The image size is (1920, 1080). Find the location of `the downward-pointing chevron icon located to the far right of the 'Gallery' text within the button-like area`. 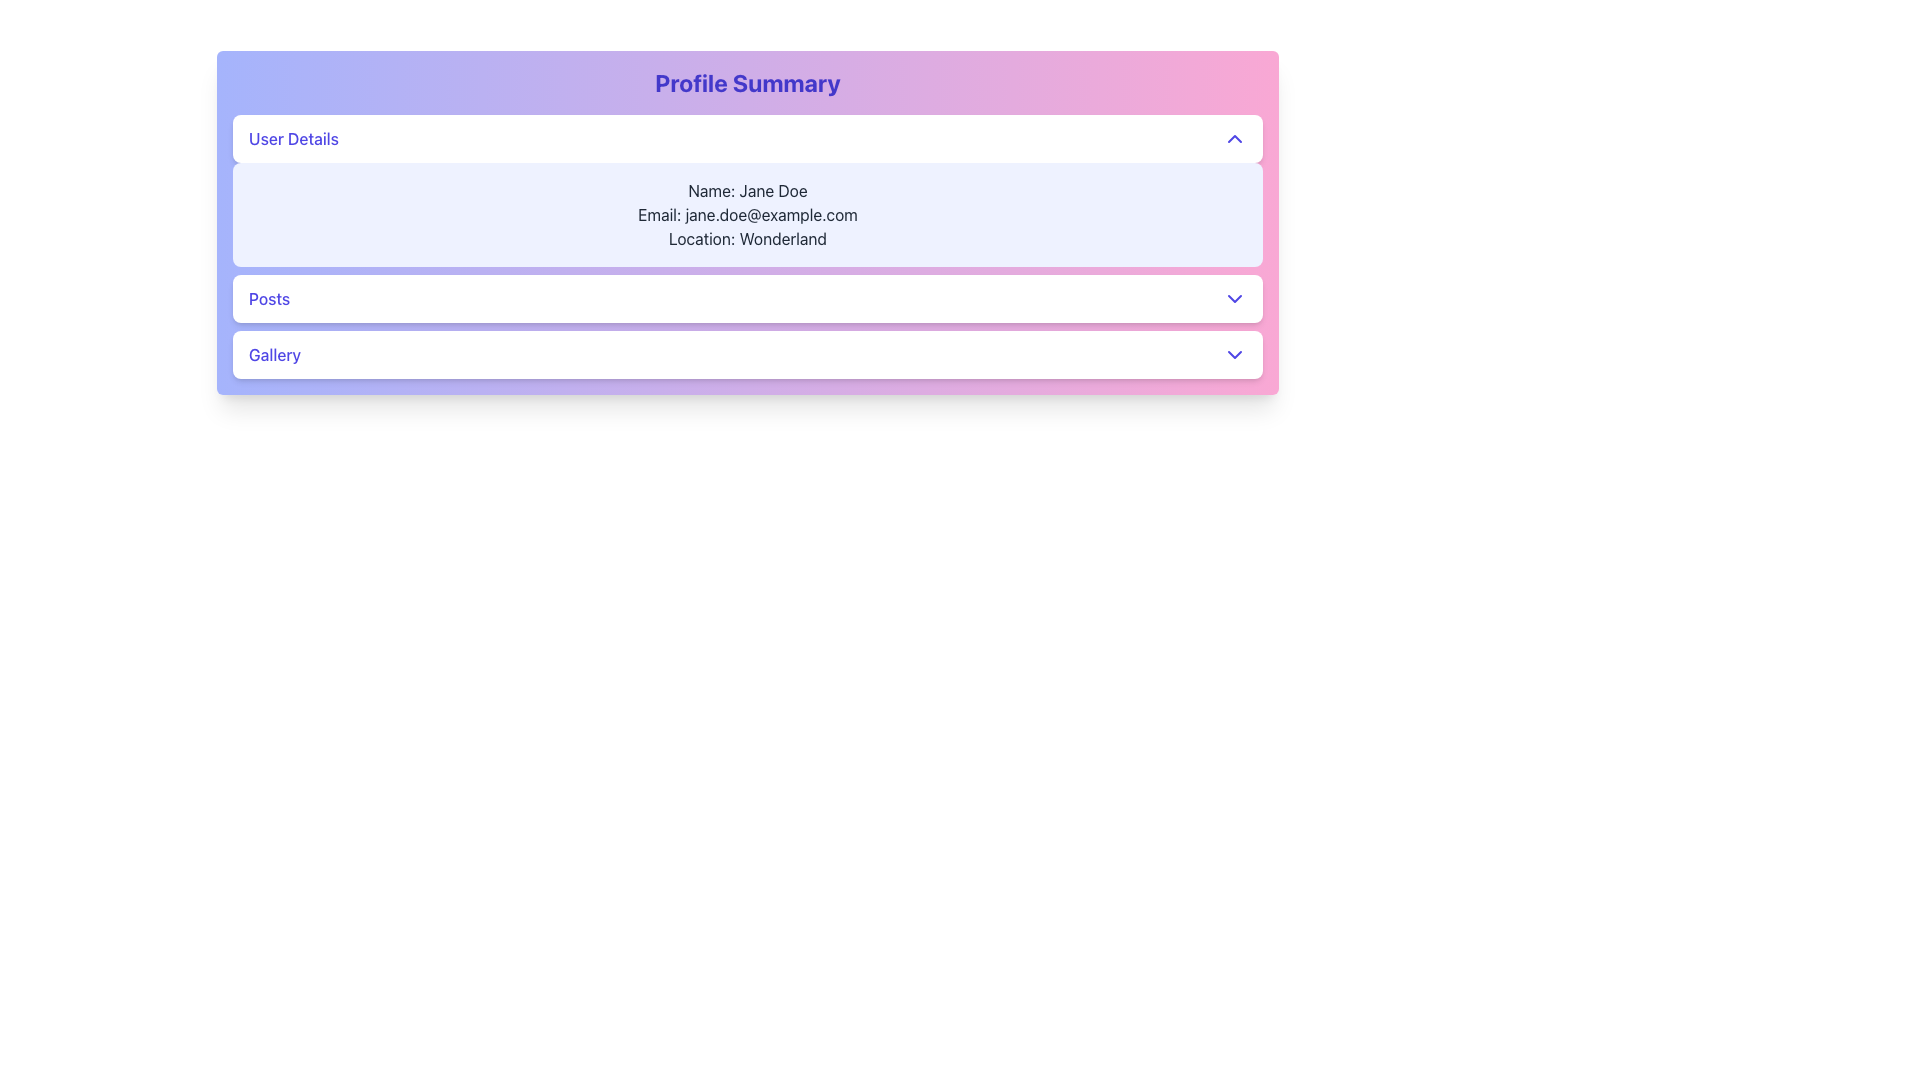

the downward-pointing chevron icon located to the far right of the 'Gallery' text within the button-like area is located at coordinates (1233, 353).